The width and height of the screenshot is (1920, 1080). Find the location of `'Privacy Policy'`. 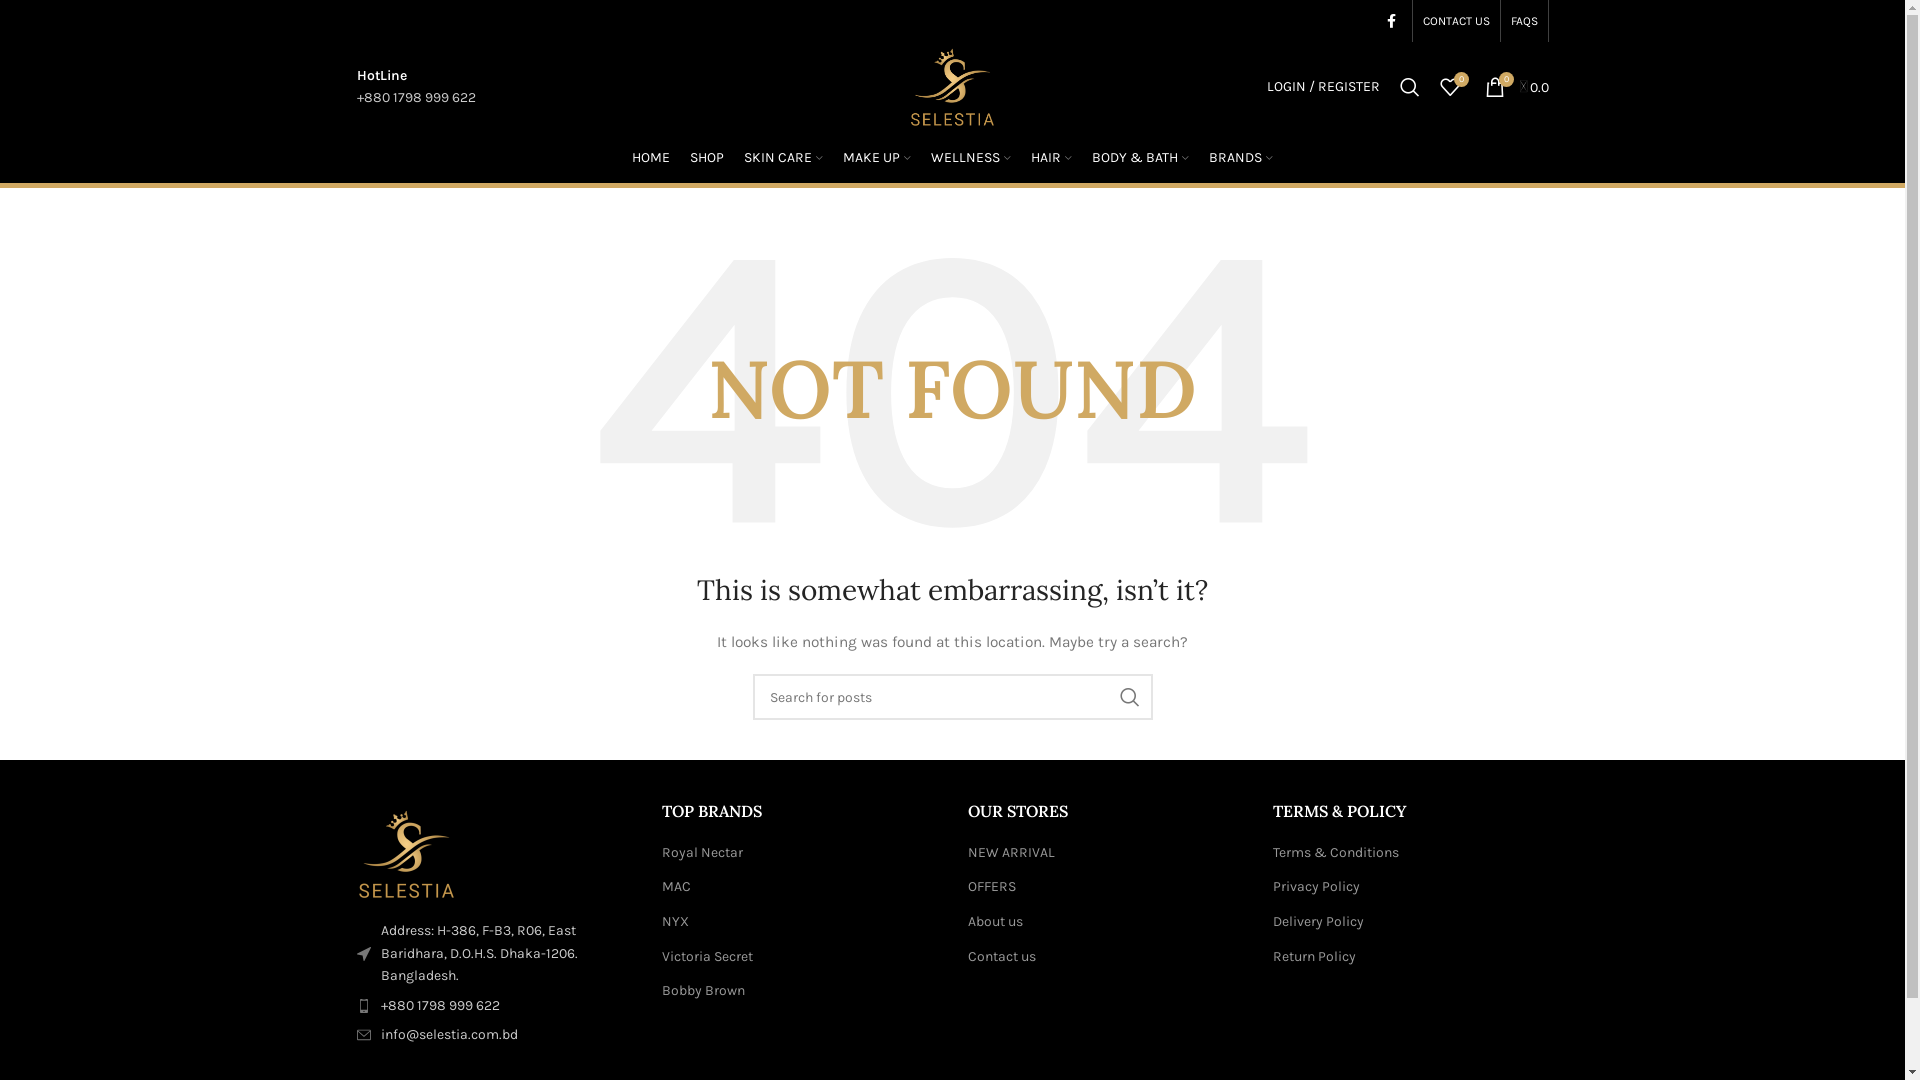

'Privacy Policy' is located at coordinates (1317, 886).